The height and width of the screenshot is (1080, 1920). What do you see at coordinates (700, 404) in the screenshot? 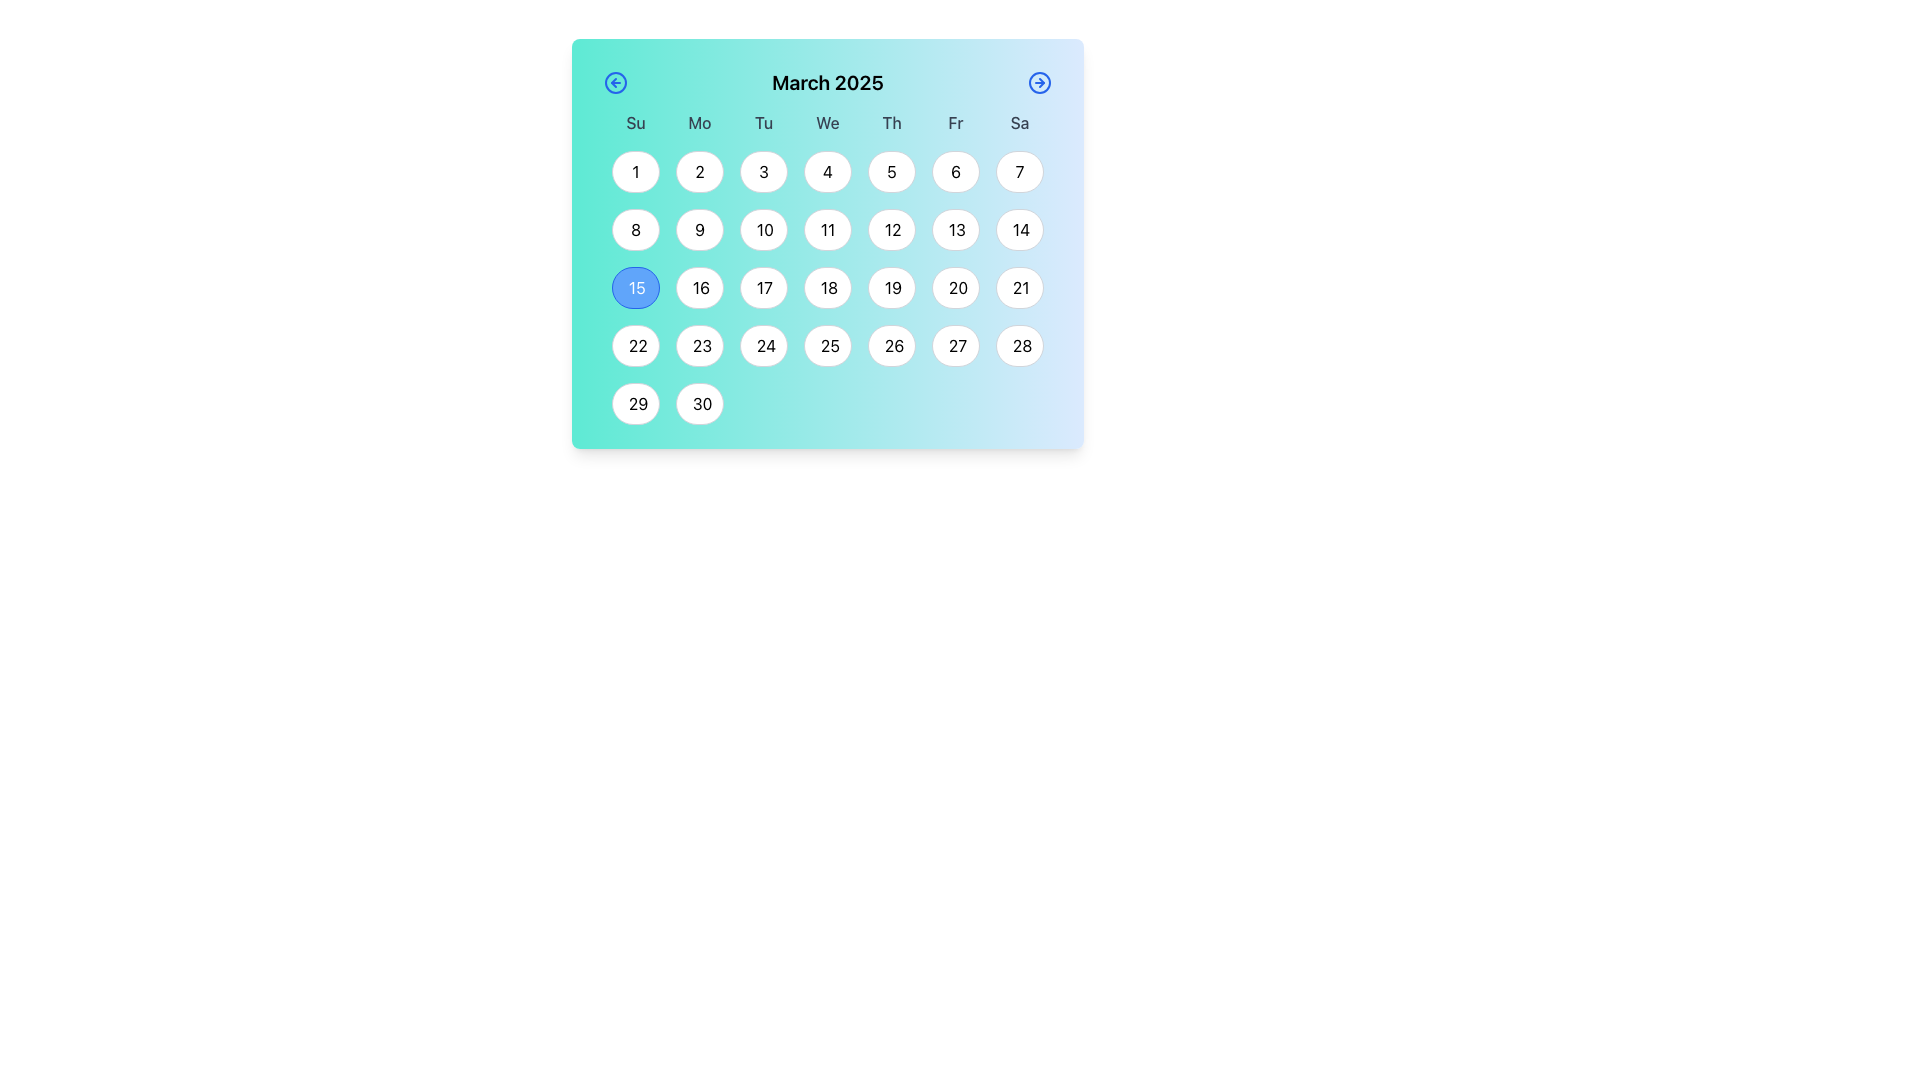
I see `the button that selects the date '30' in the calendar, located under the 'Sa' column and next to the '29' button` at bounding box center [700, 404].